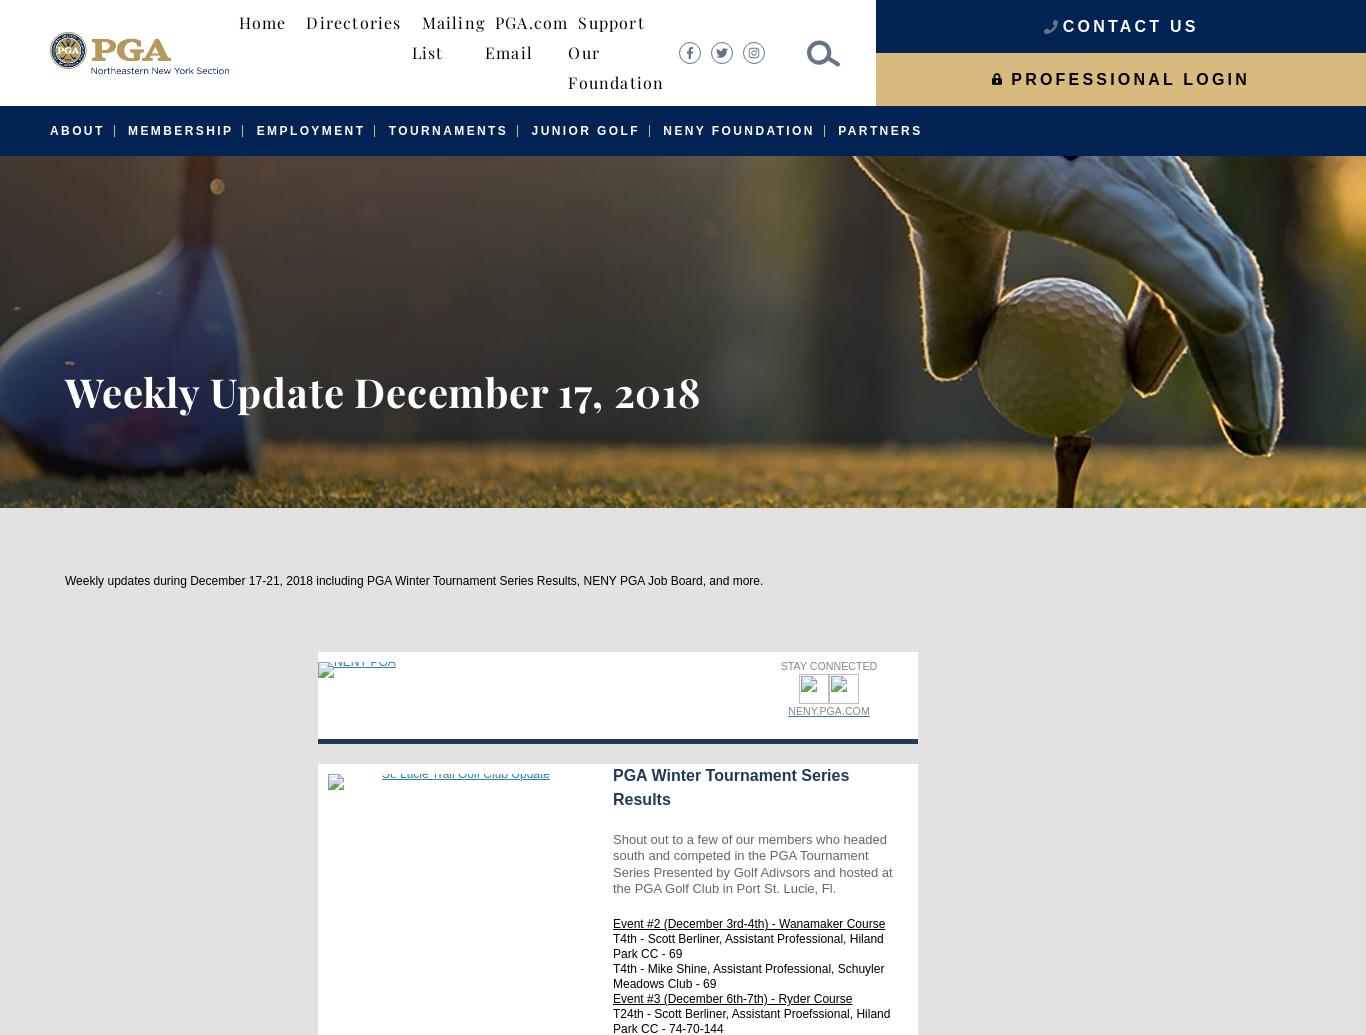  I want to click on 'NENY Foundation', so click(738, 131).